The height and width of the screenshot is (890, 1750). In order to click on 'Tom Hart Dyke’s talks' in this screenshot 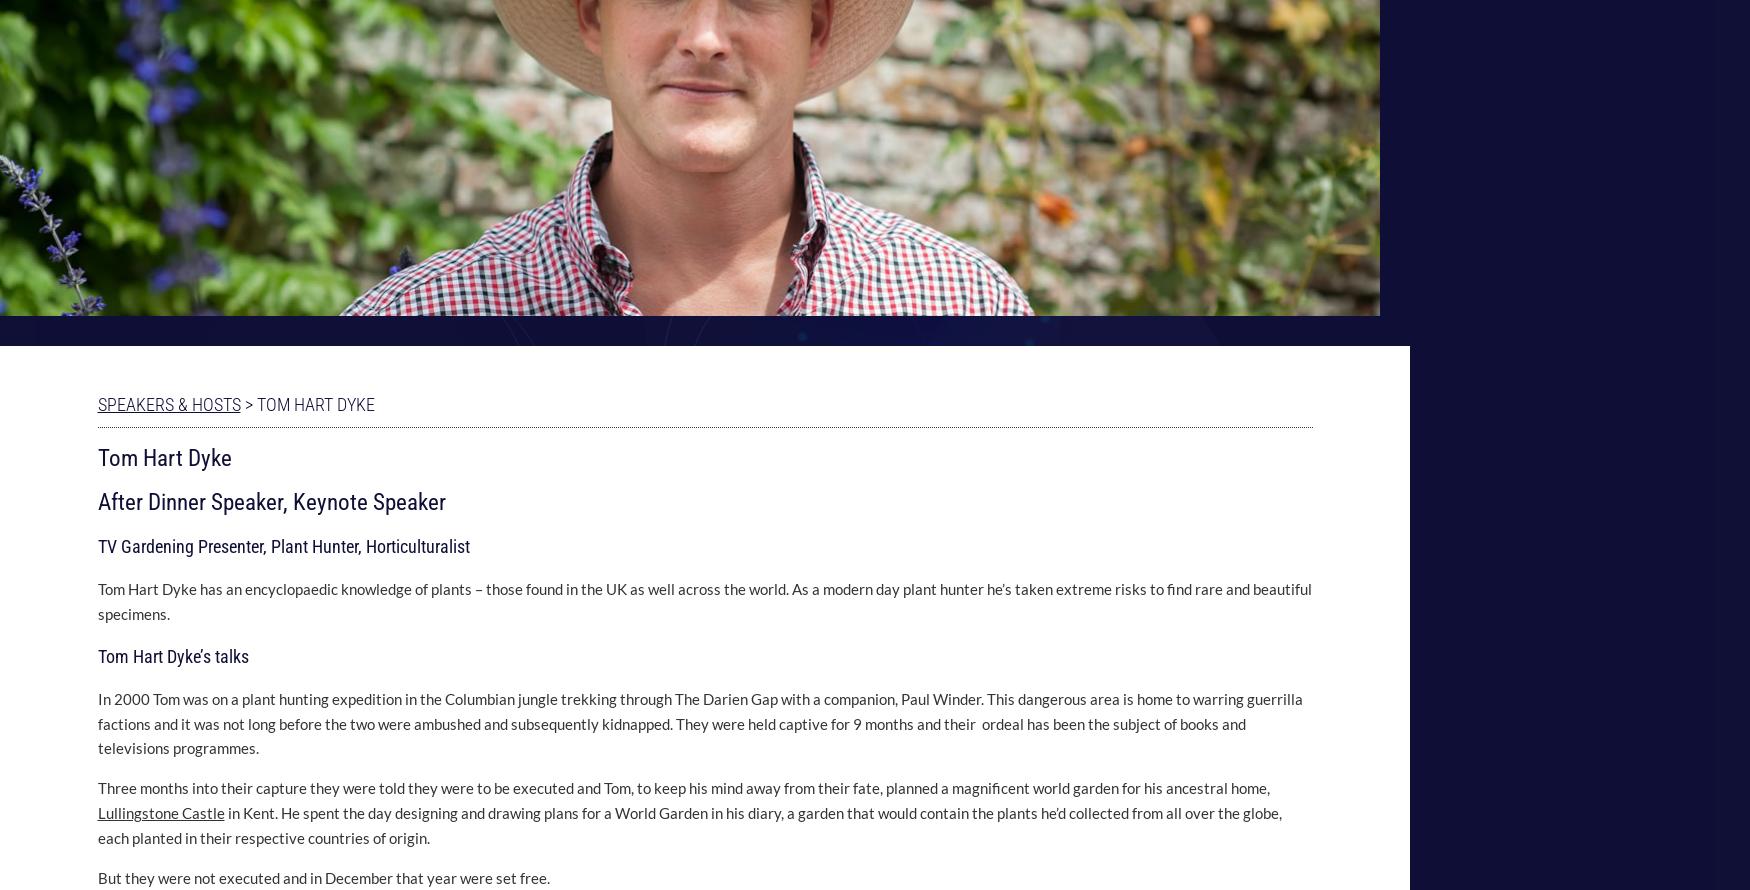, I will do `click(96, 655)`.